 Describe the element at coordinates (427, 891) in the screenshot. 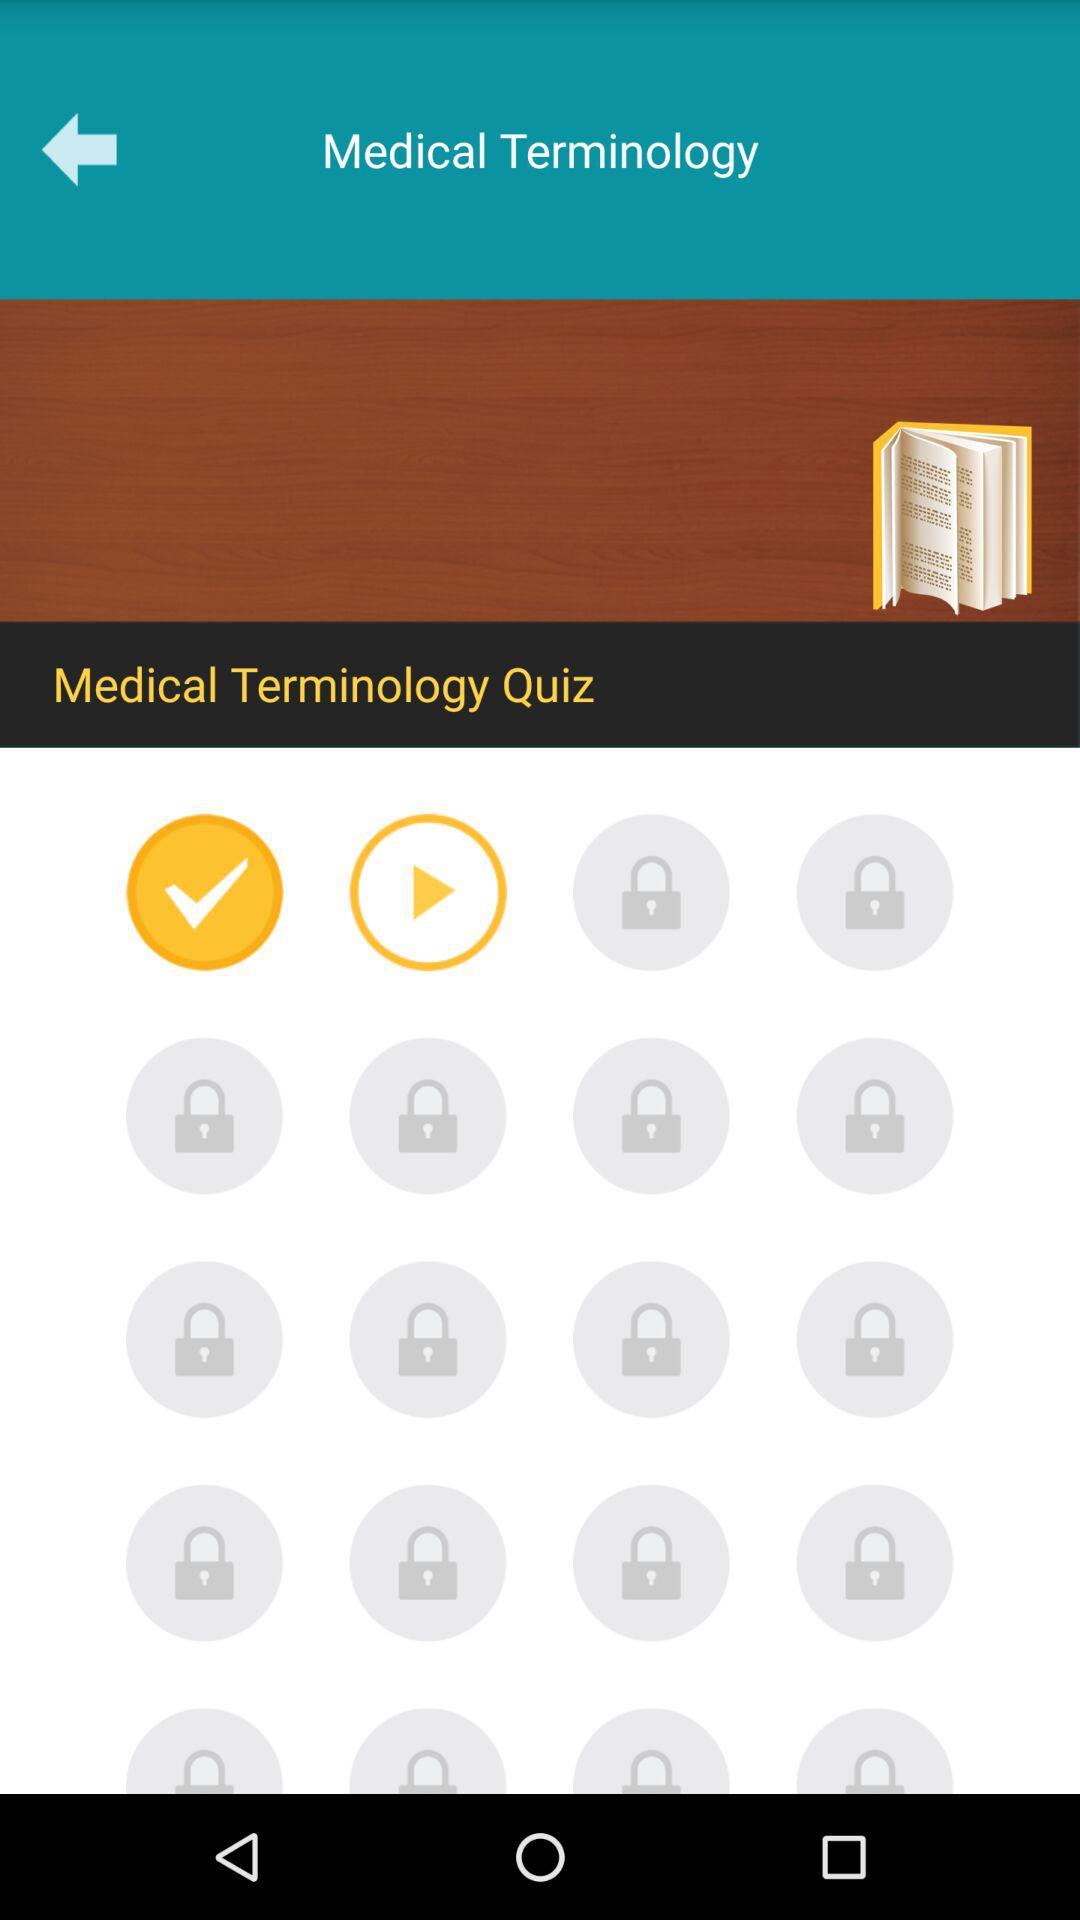

I see `play` at that location.